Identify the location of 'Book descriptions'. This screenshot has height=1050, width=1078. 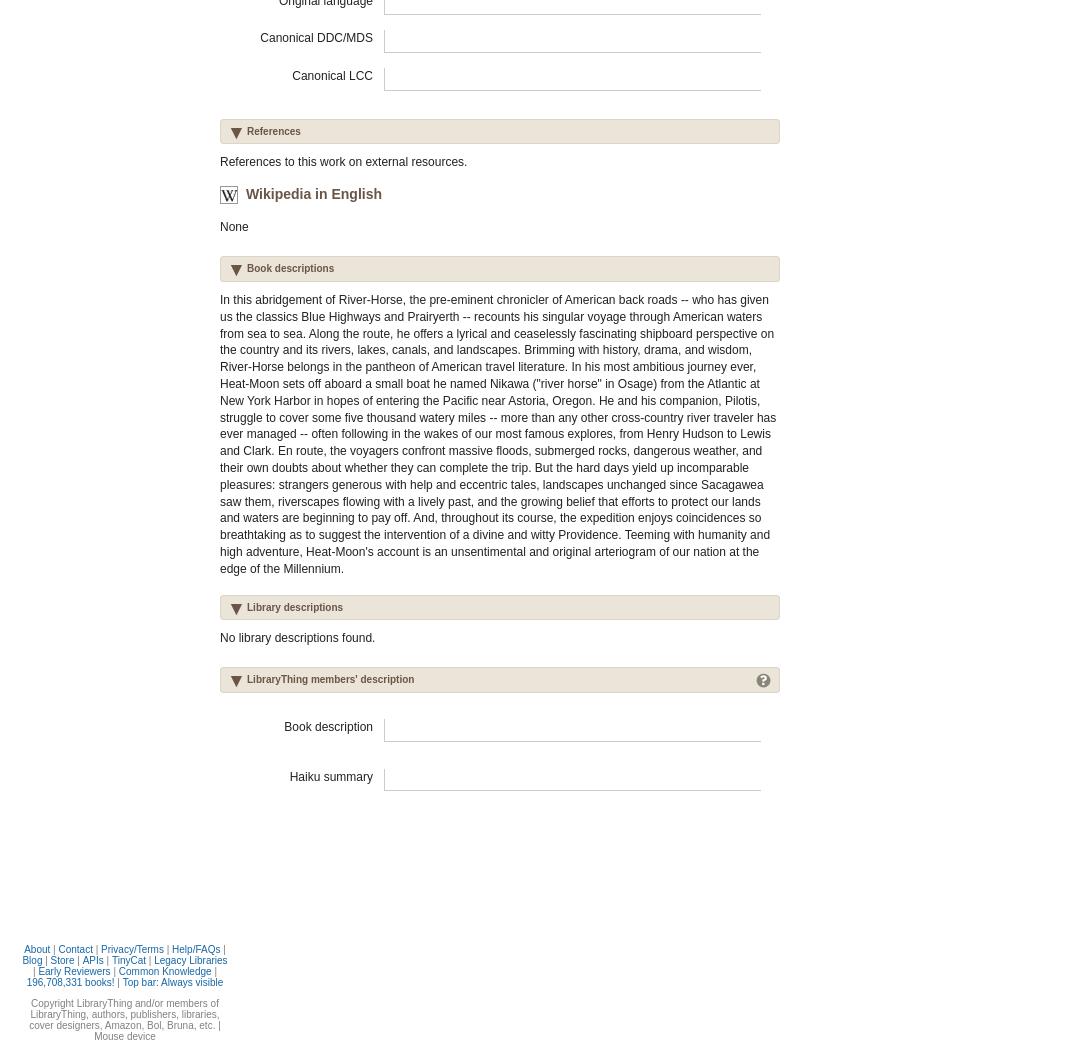
(290, 267).